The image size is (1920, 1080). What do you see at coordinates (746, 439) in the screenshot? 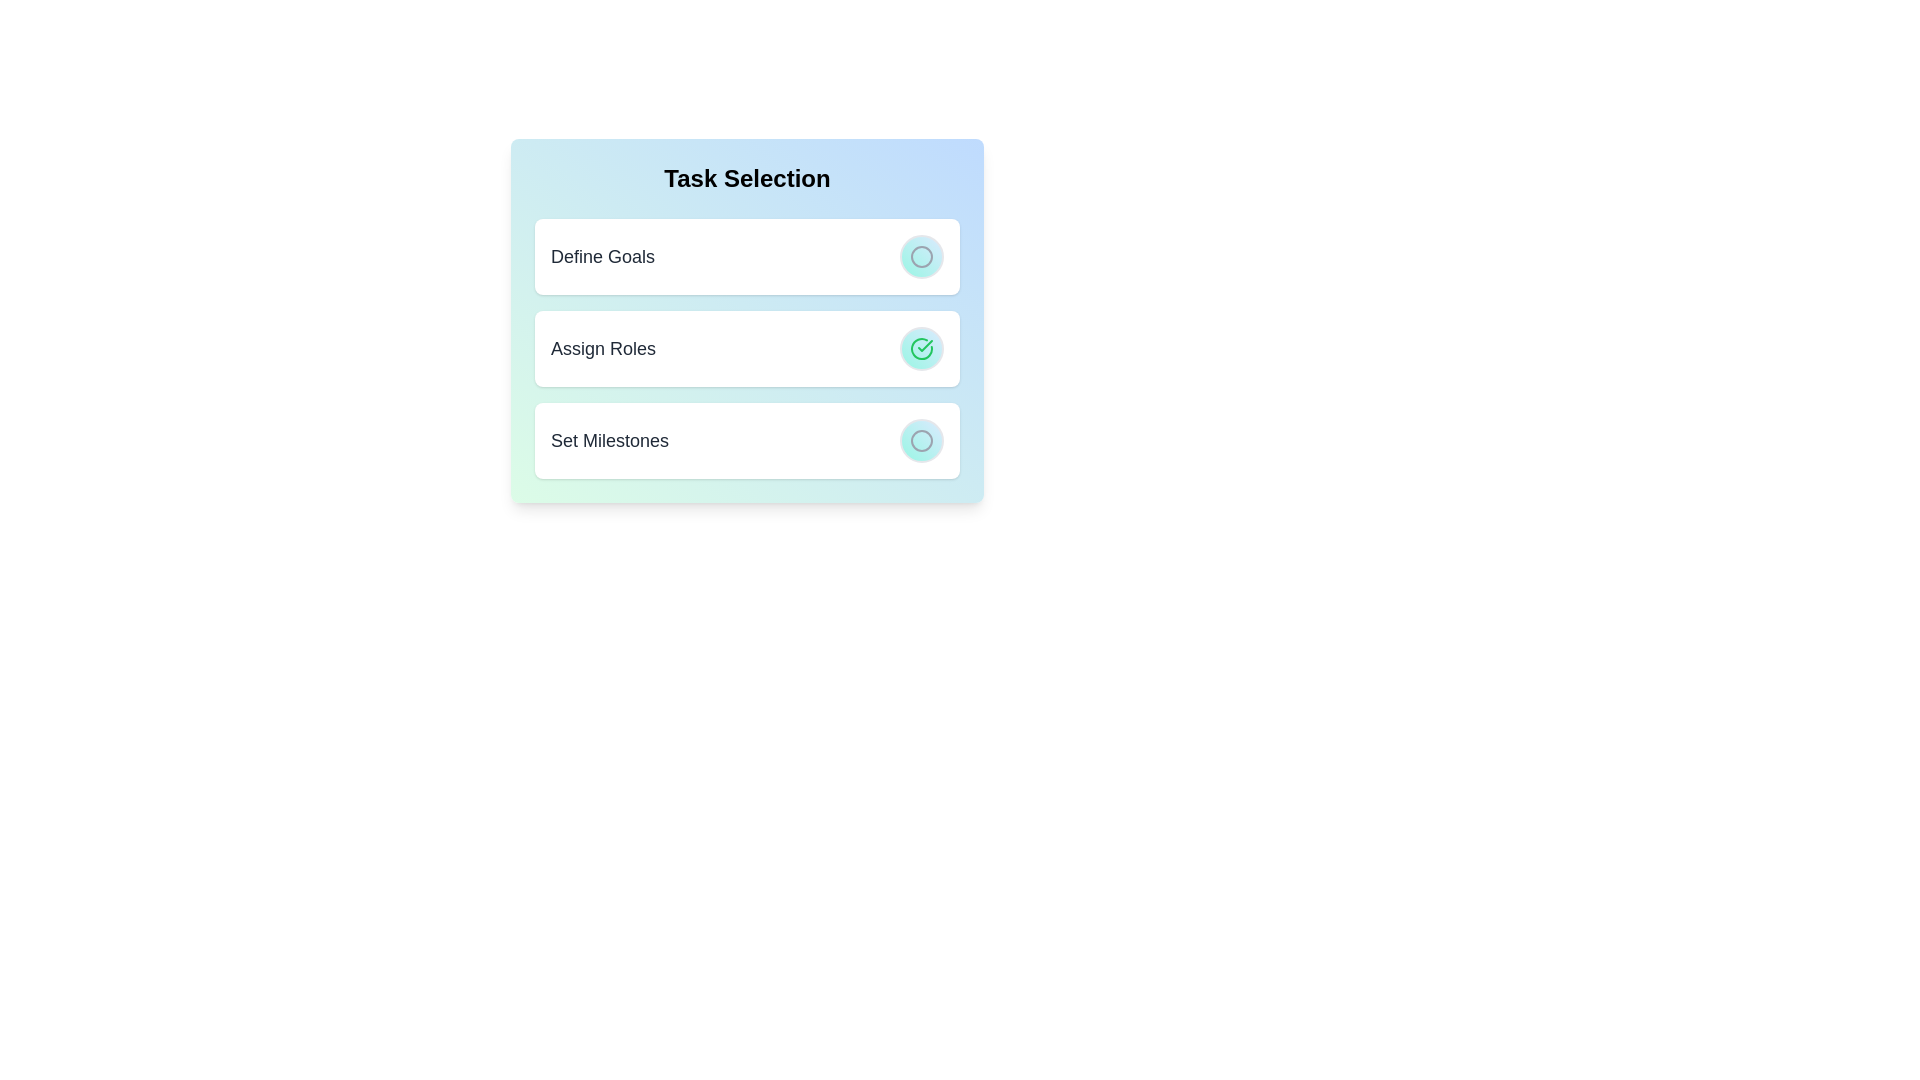
I see `the task item Set Milestones to observe the hover effect` at bounding box center [746, 439].